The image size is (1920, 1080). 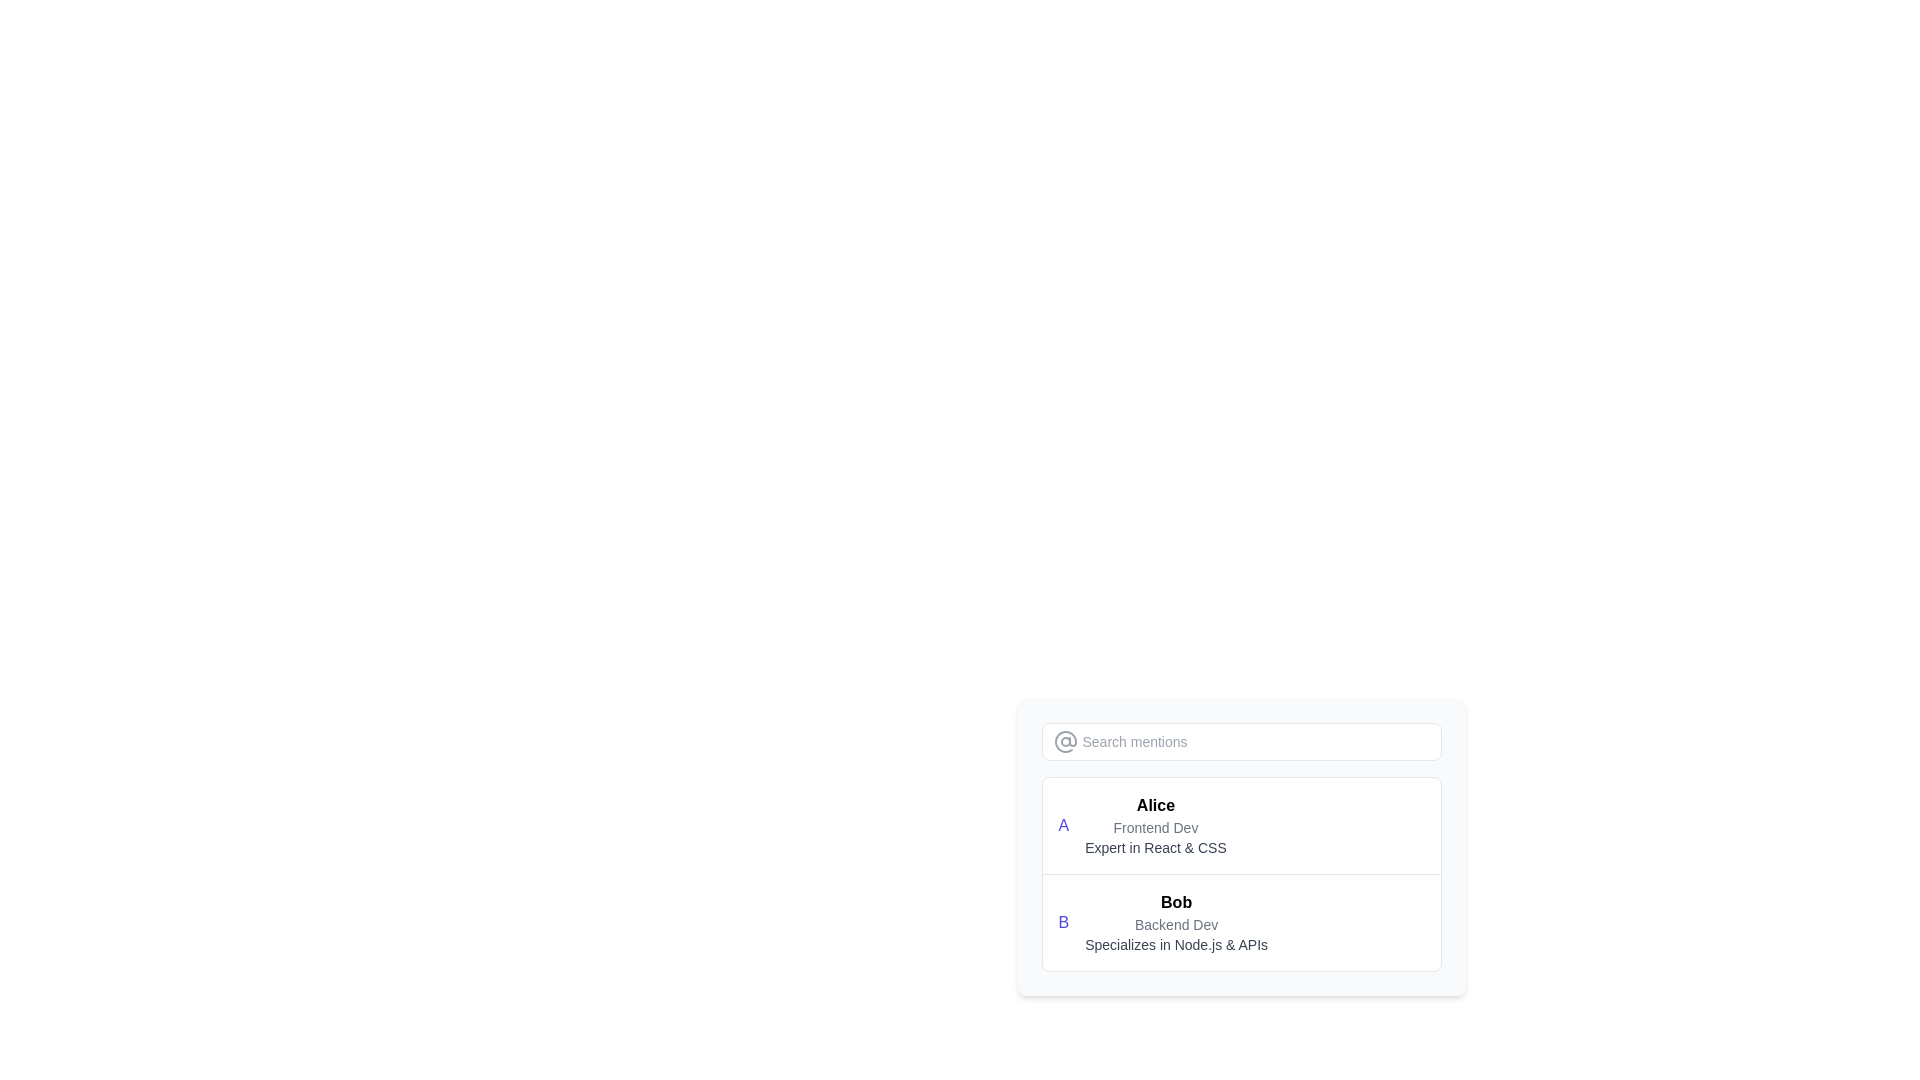 What do you see at coordinates (1062, 922) in the screenshot?
I see `the bold and uppercase letter 'B' styled in indigo color, which is positioned at the beginning of the second list item describing the user 'Bob'` at bounding box center [1062, 922].